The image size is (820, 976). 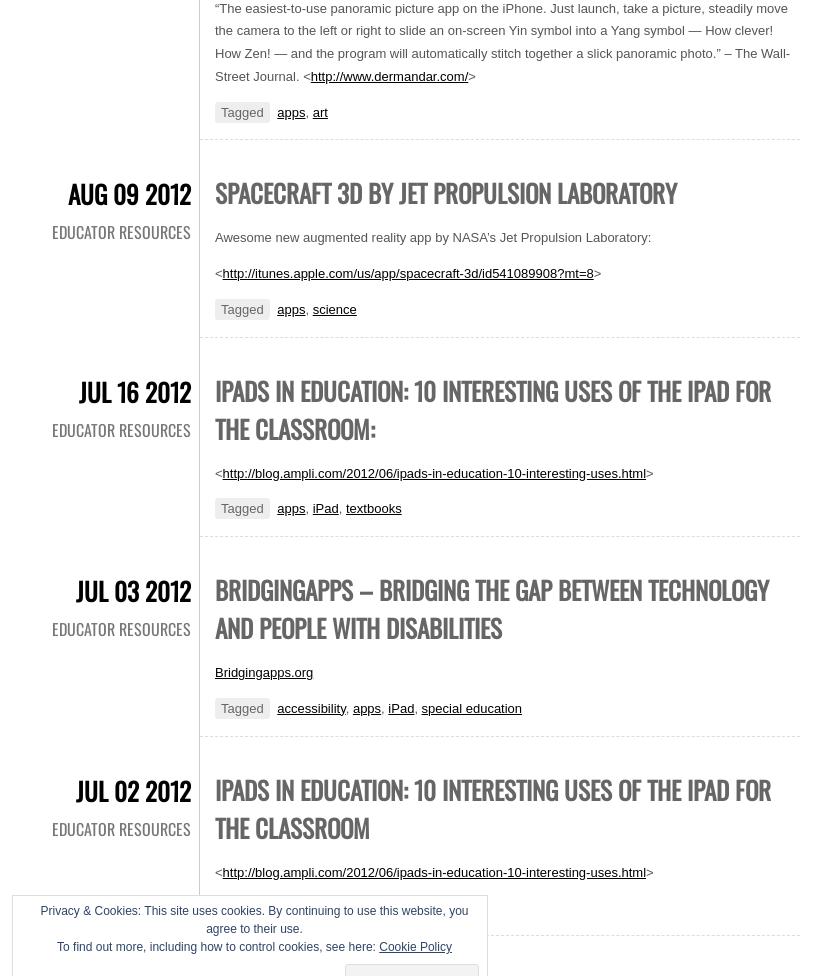 What do you see at coordinates (217, 946) in the screenshot?
I see `'To find out more, including how to control cookies, see here:'` at bounding box center [217, 946].